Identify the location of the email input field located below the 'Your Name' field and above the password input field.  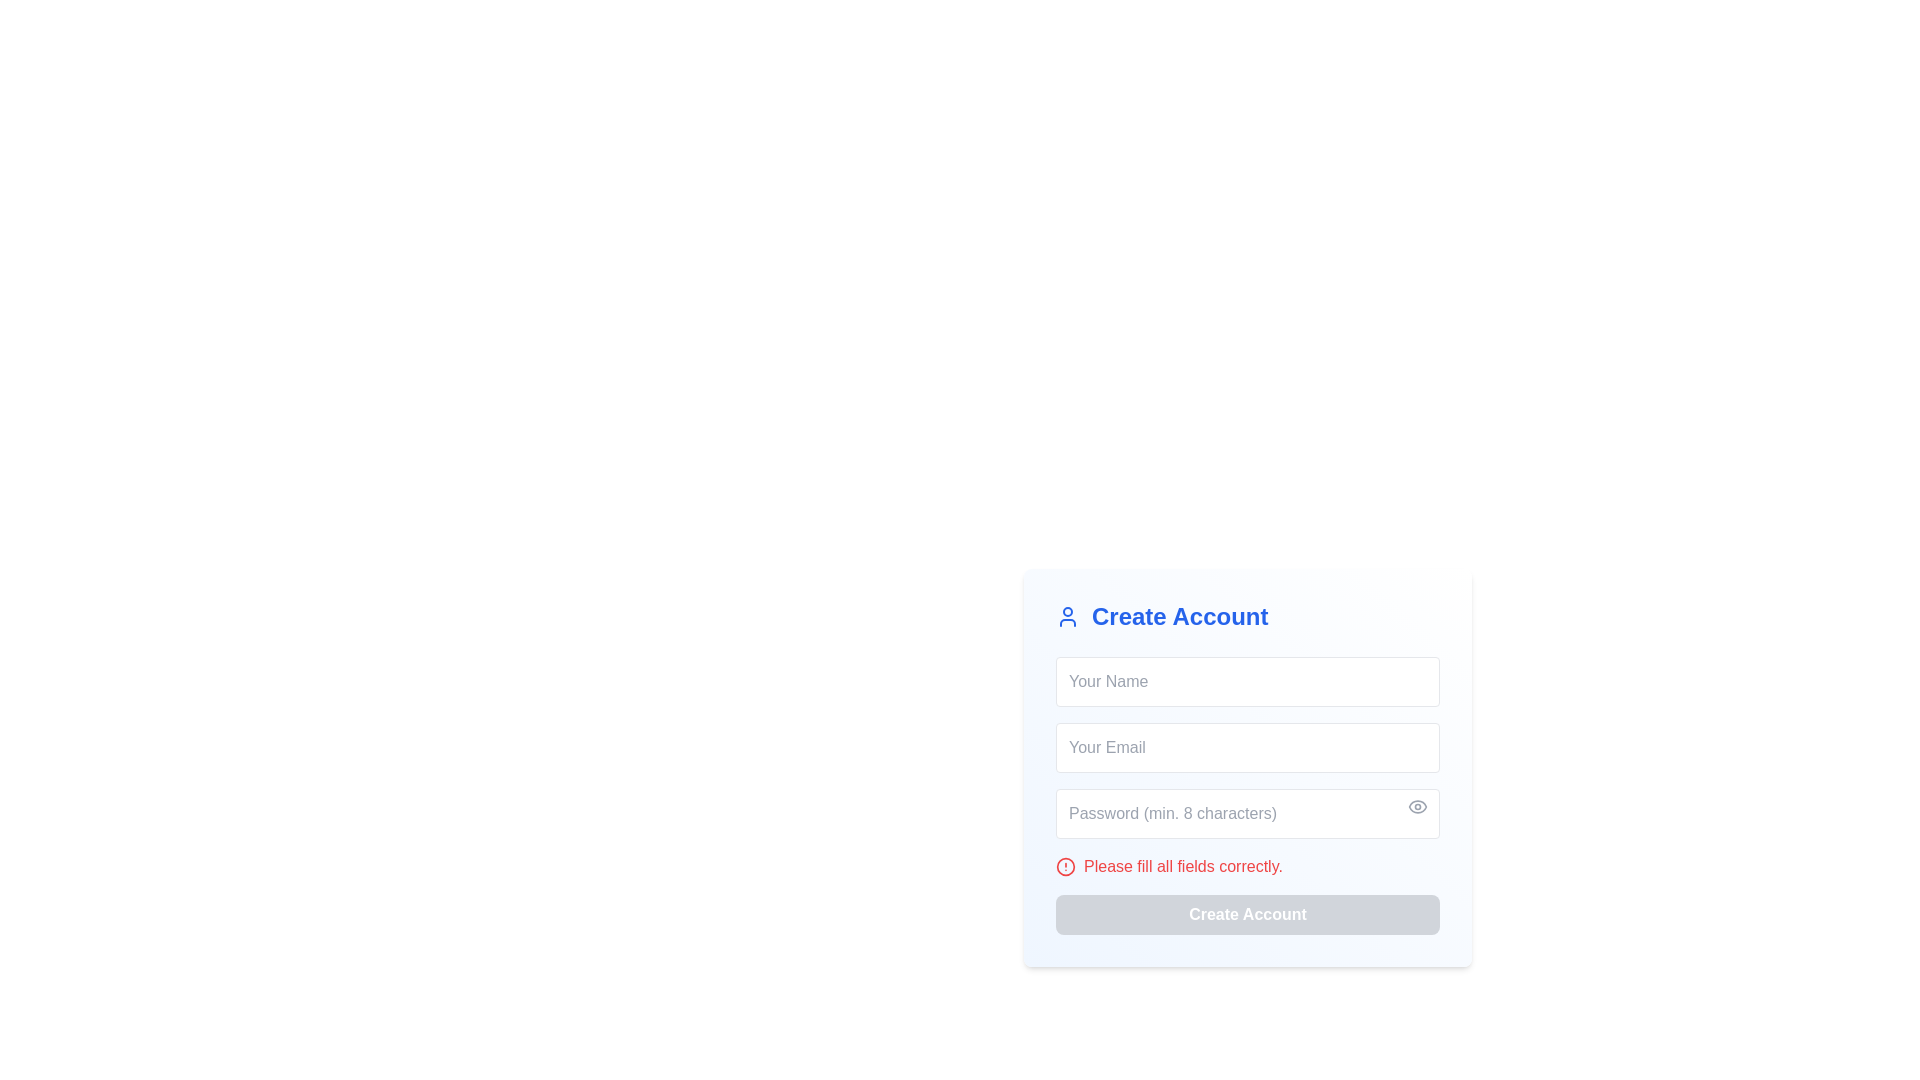
(1247, 748).